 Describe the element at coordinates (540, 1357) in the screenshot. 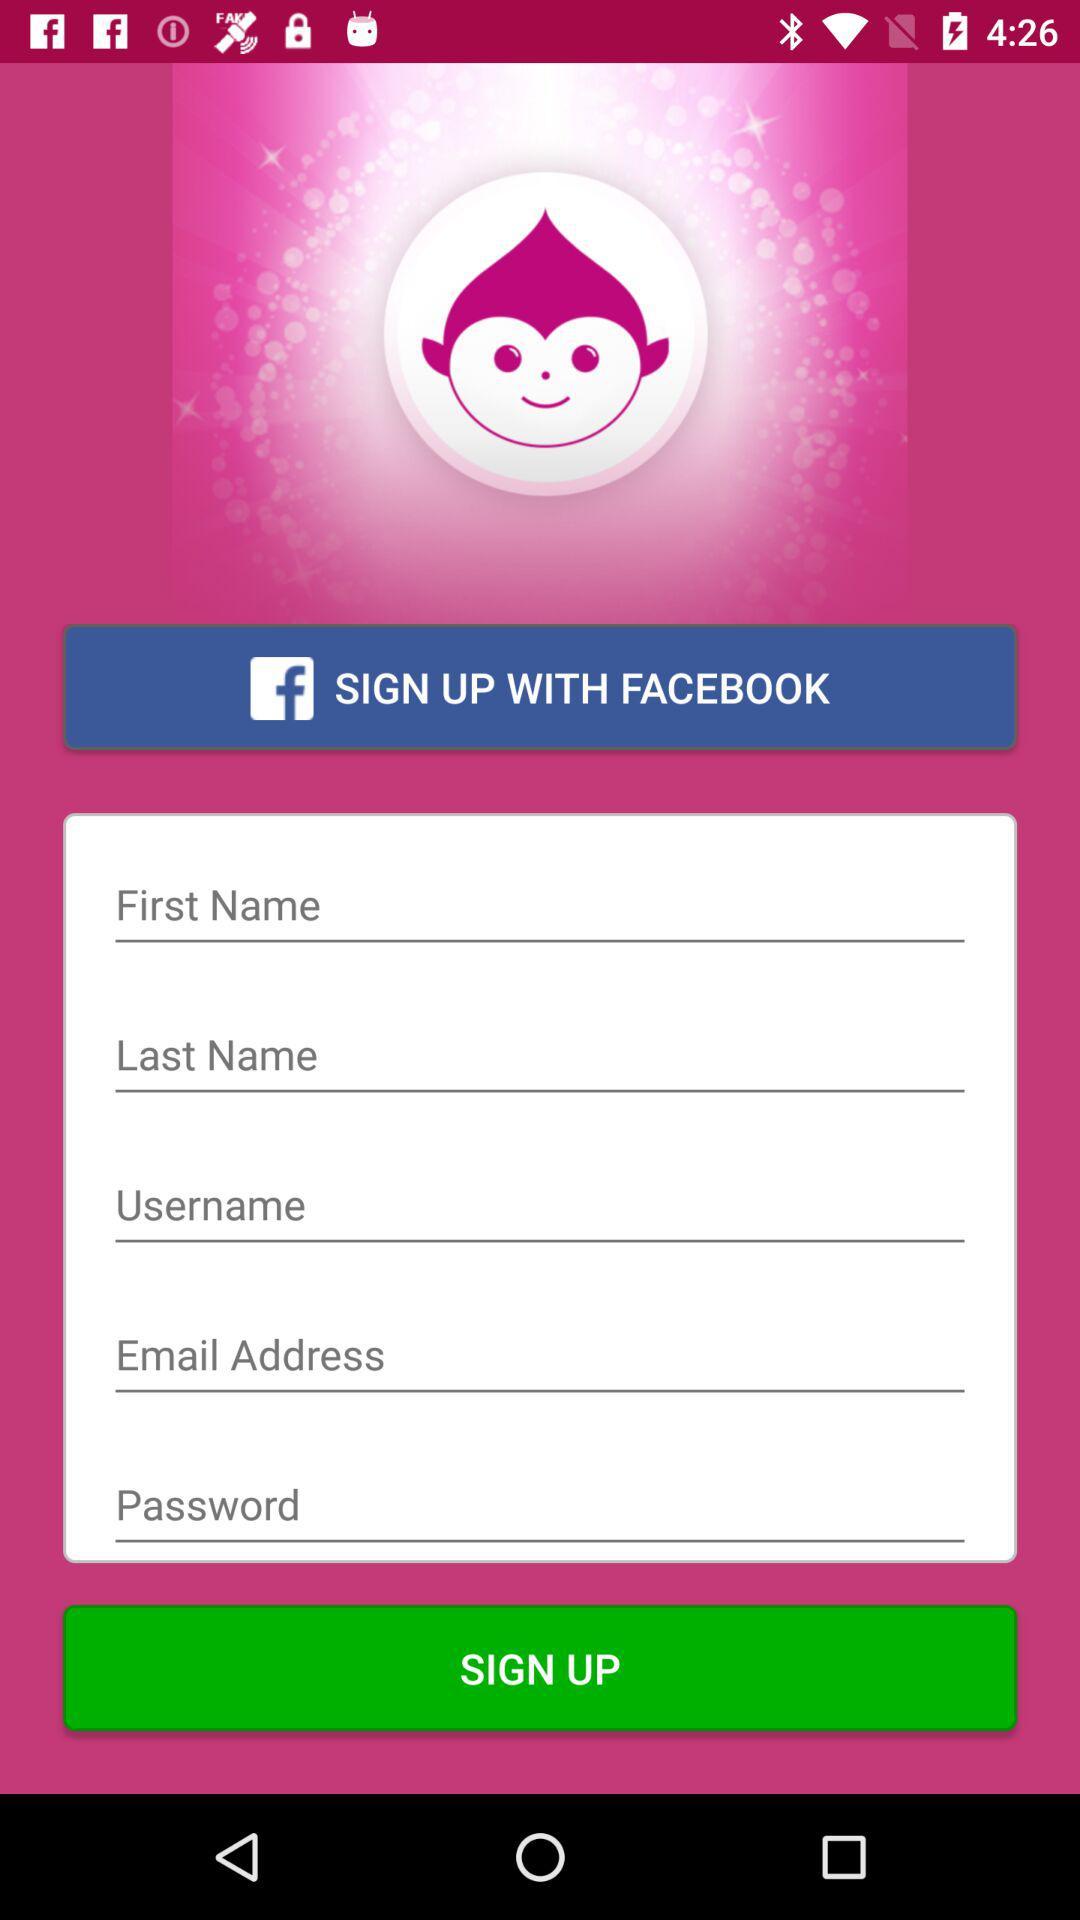

I see `your email` at that location.